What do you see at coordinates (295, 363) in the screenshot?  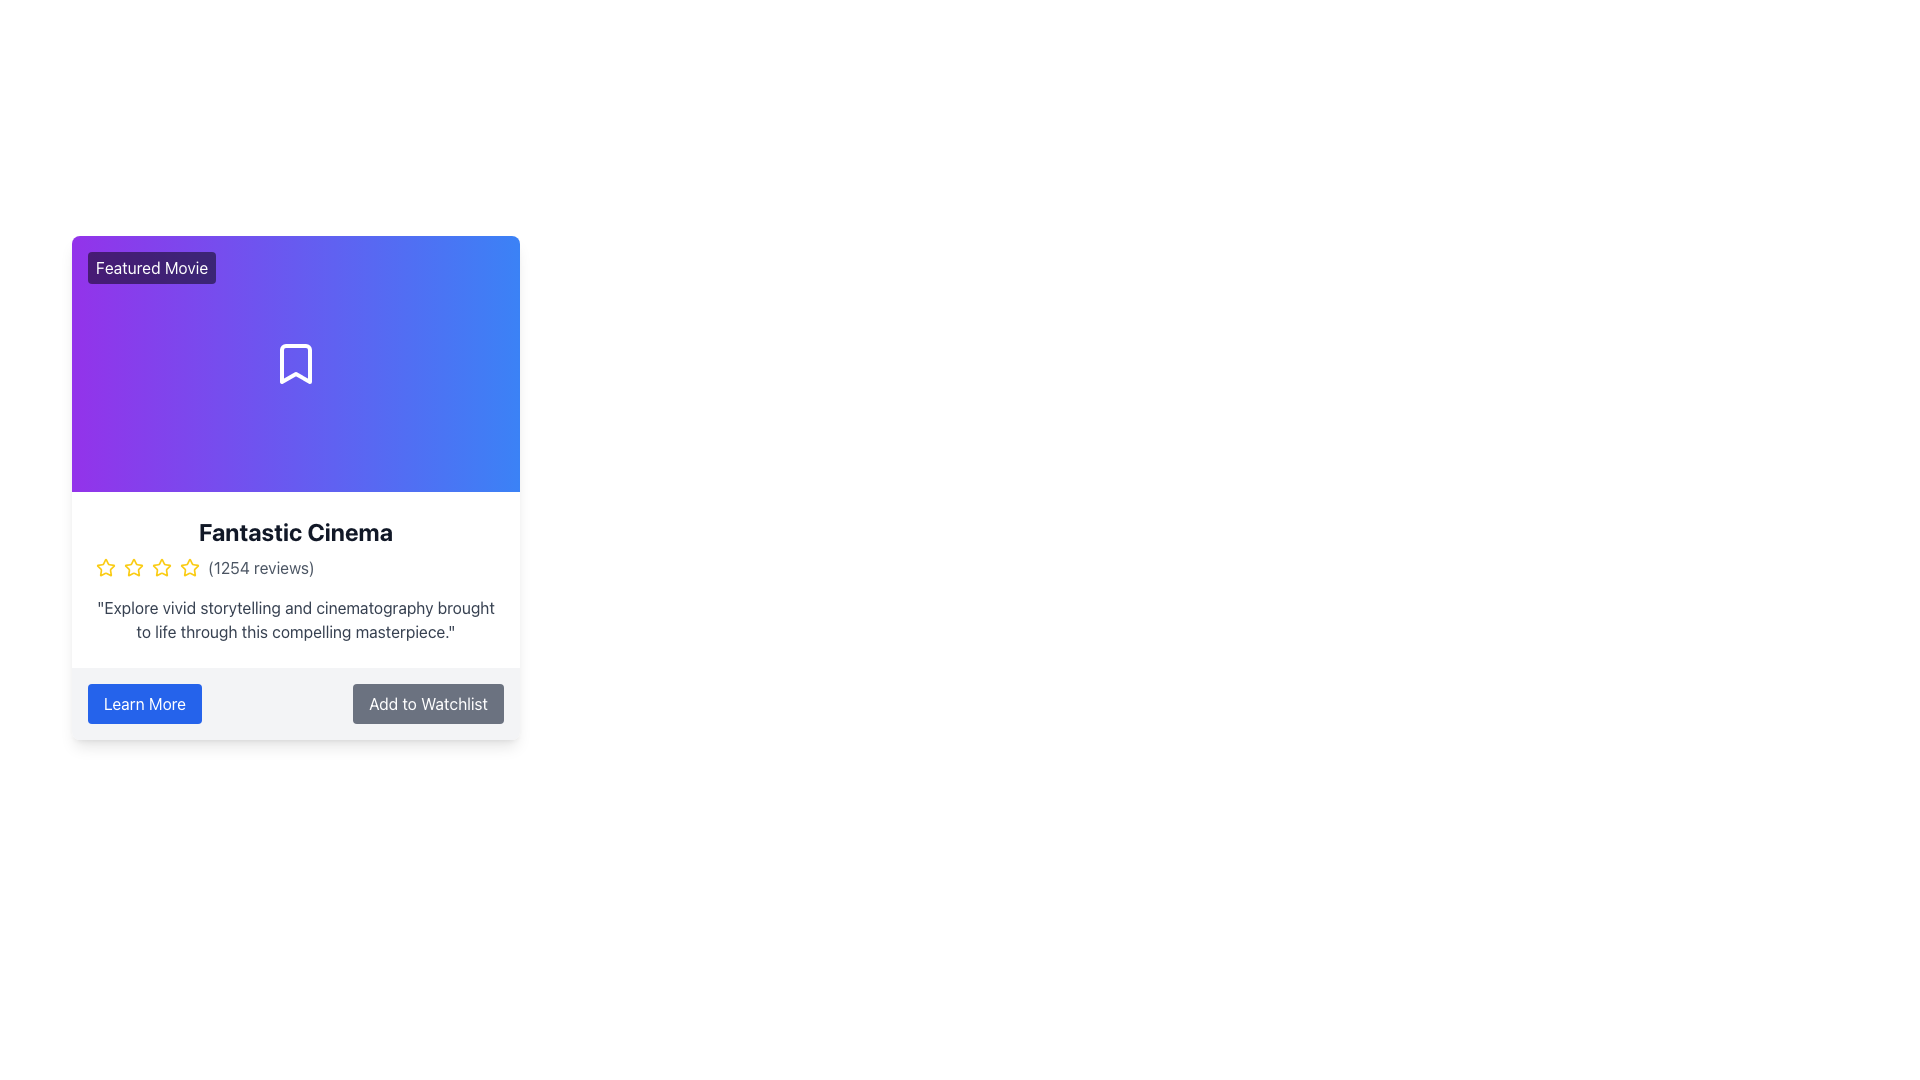 I see `the bookmark icon, which is a simple outline style in white, located at the center of the gradient background in the 'Featured Movie' card component, to bookmark` at bounding box center [295, 363].